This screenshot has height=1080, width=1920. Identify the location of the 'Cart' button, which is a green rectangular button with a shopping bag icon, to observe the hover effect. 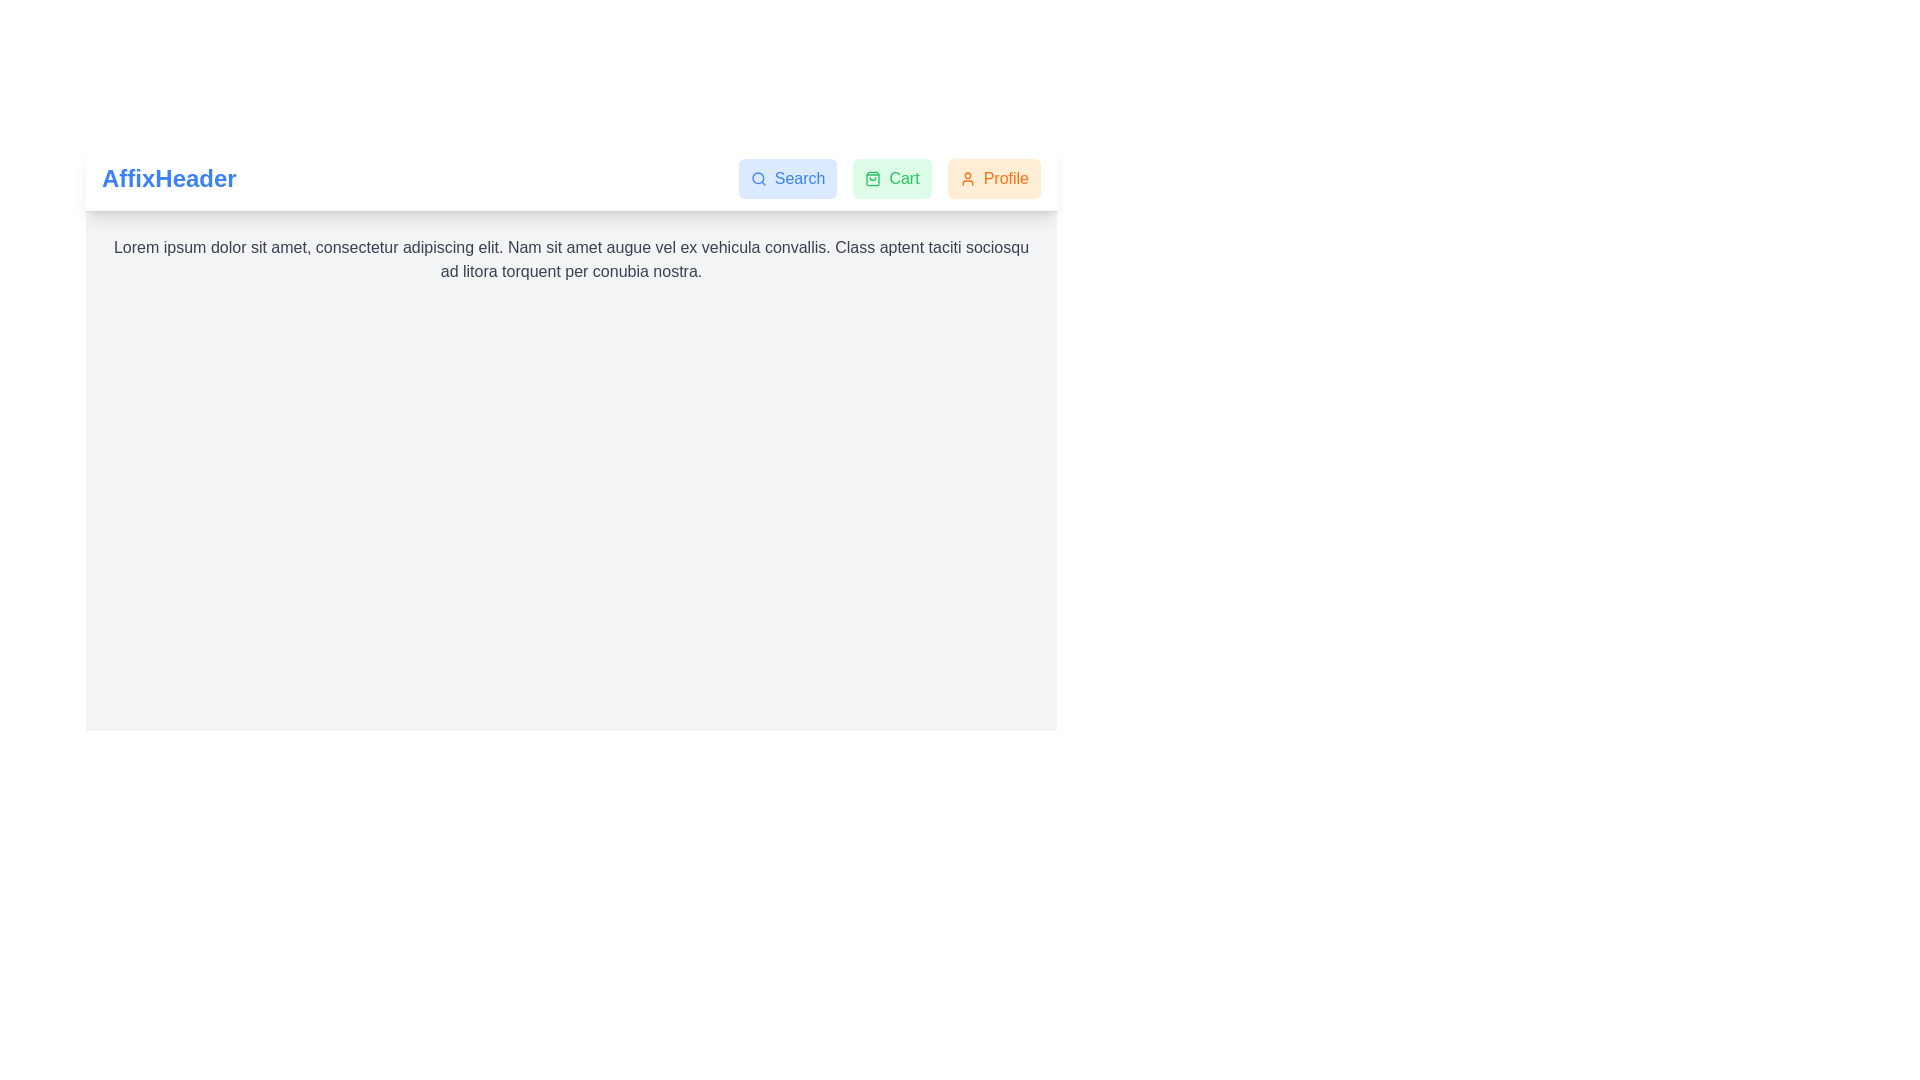
(888, 177).